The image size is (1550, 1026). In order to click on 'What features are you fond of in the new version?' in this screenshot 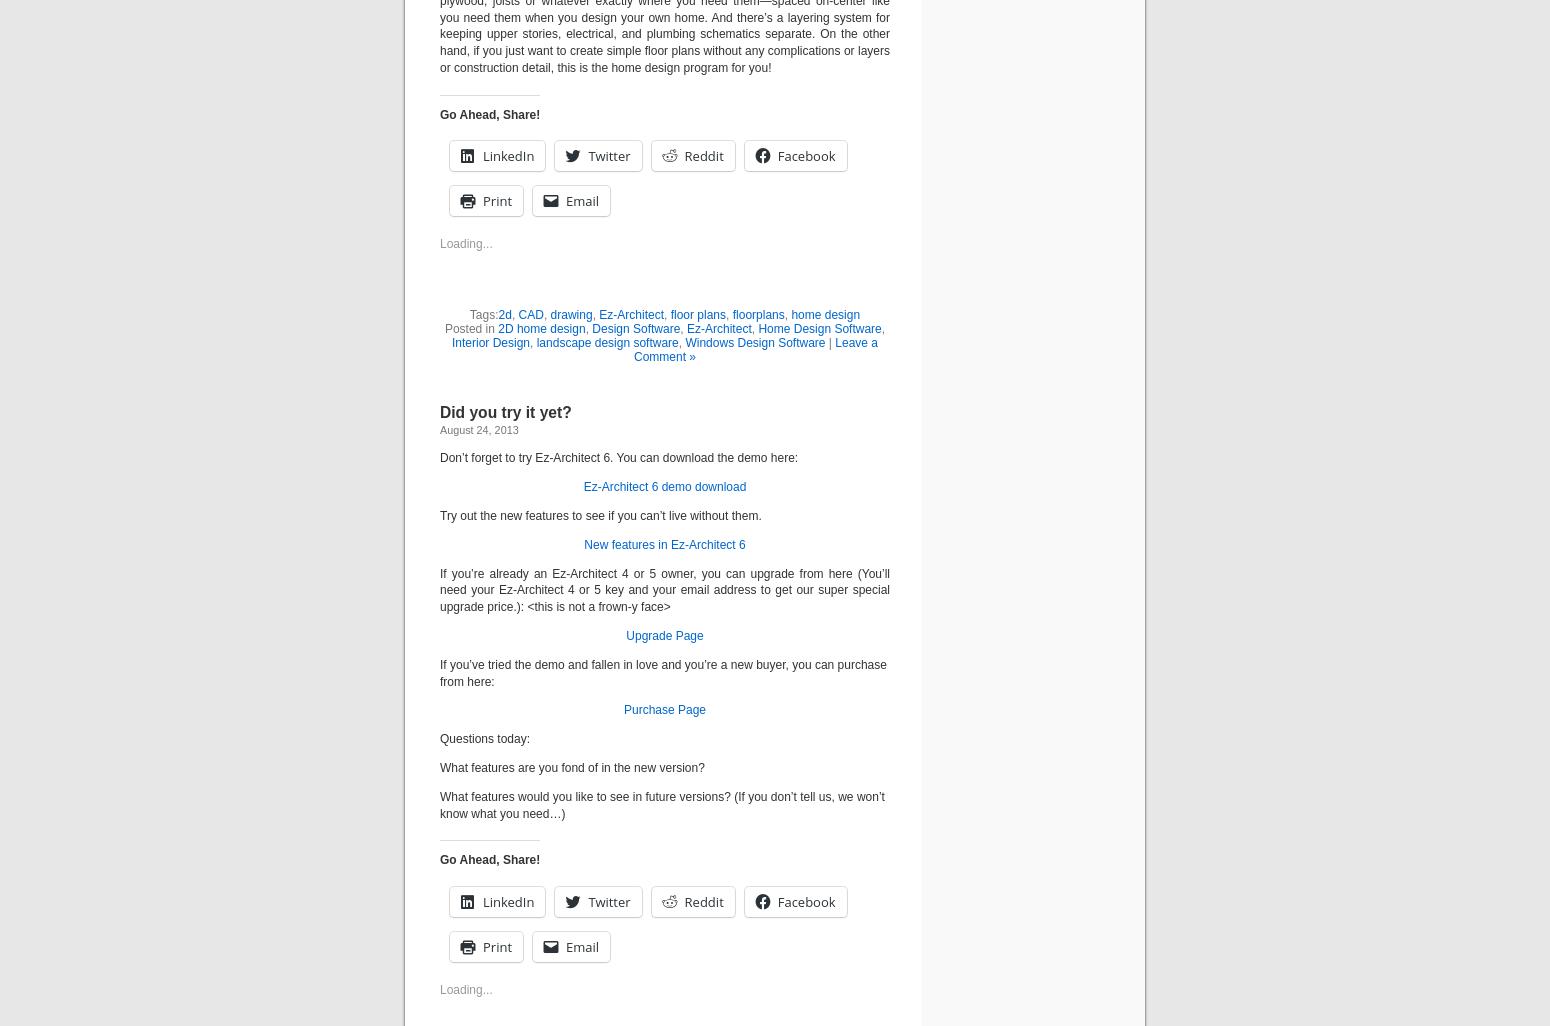, I will do `click(440, 767)`.